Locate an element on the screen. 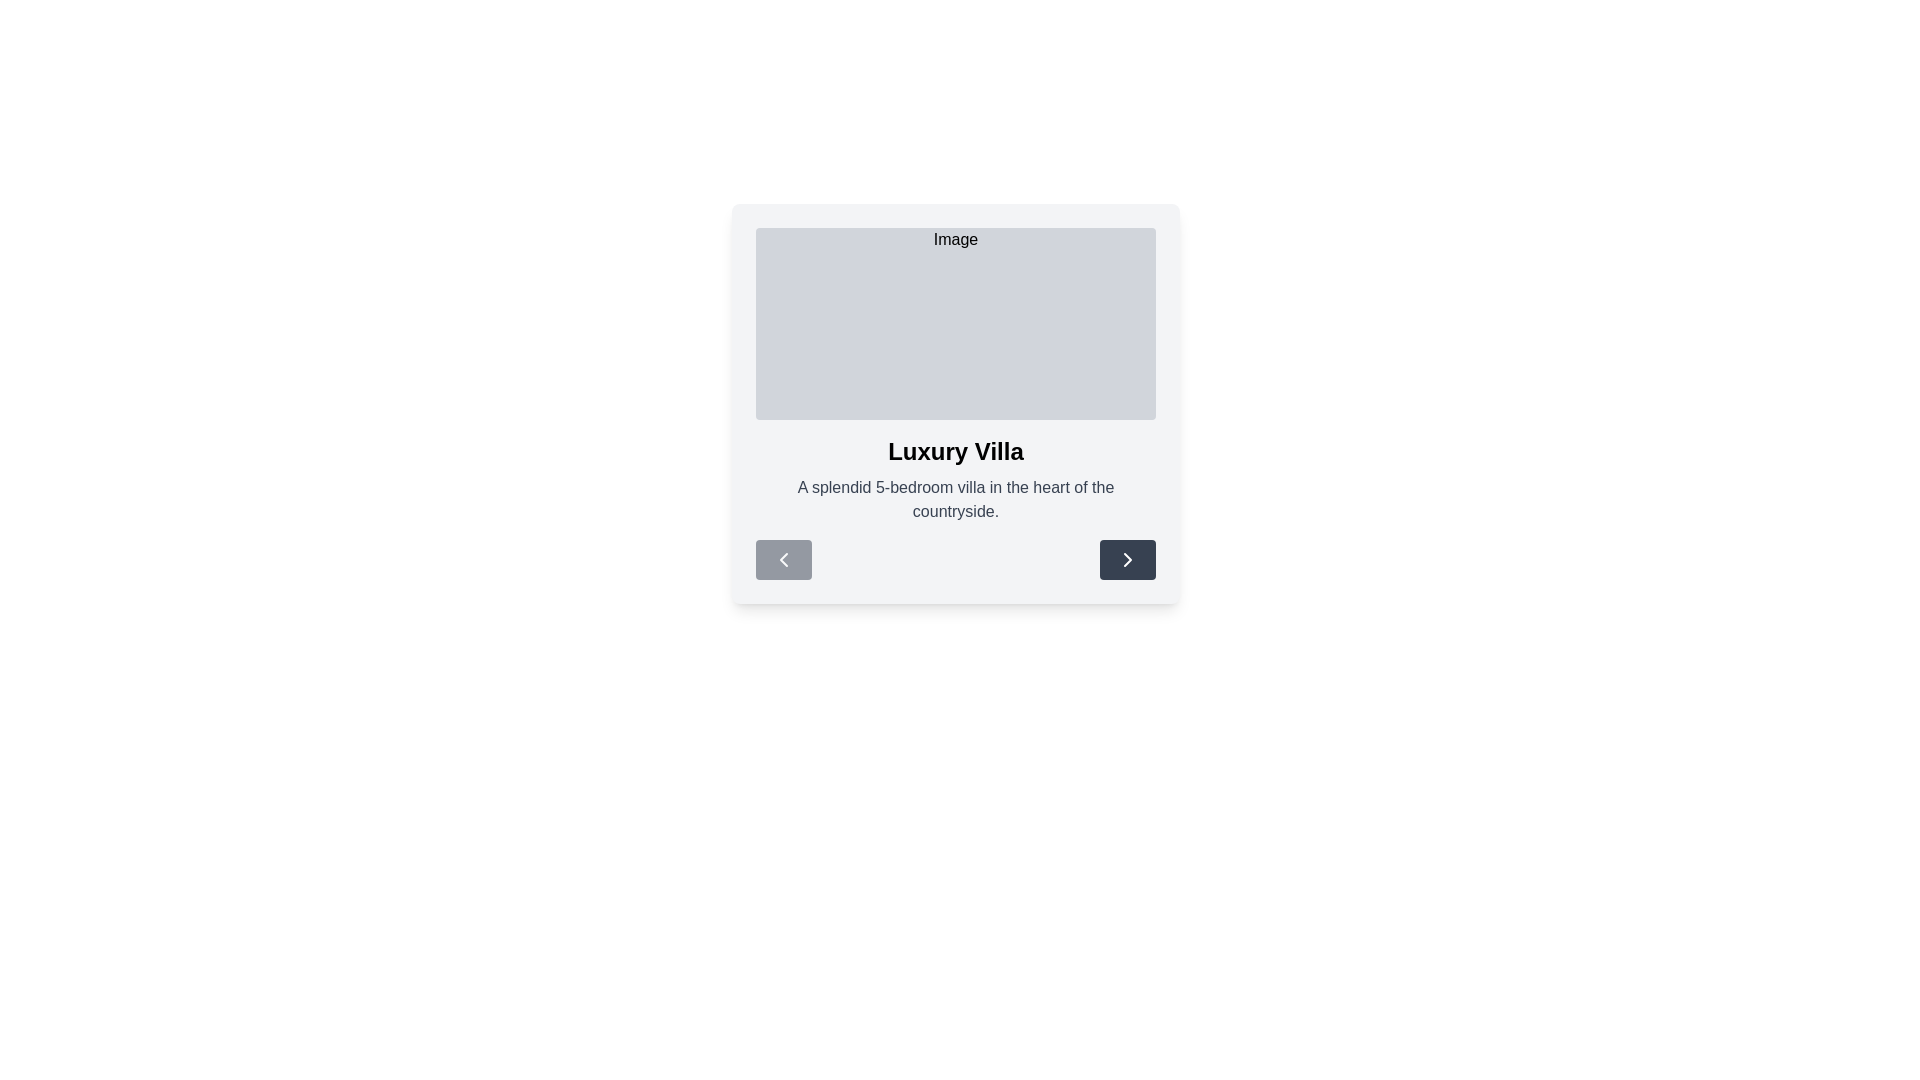  the navigation button with a dark gray background and a white arrow icon pointing to the right, located at the bottom-right of the visible card is located at coordinates (1128, 559).